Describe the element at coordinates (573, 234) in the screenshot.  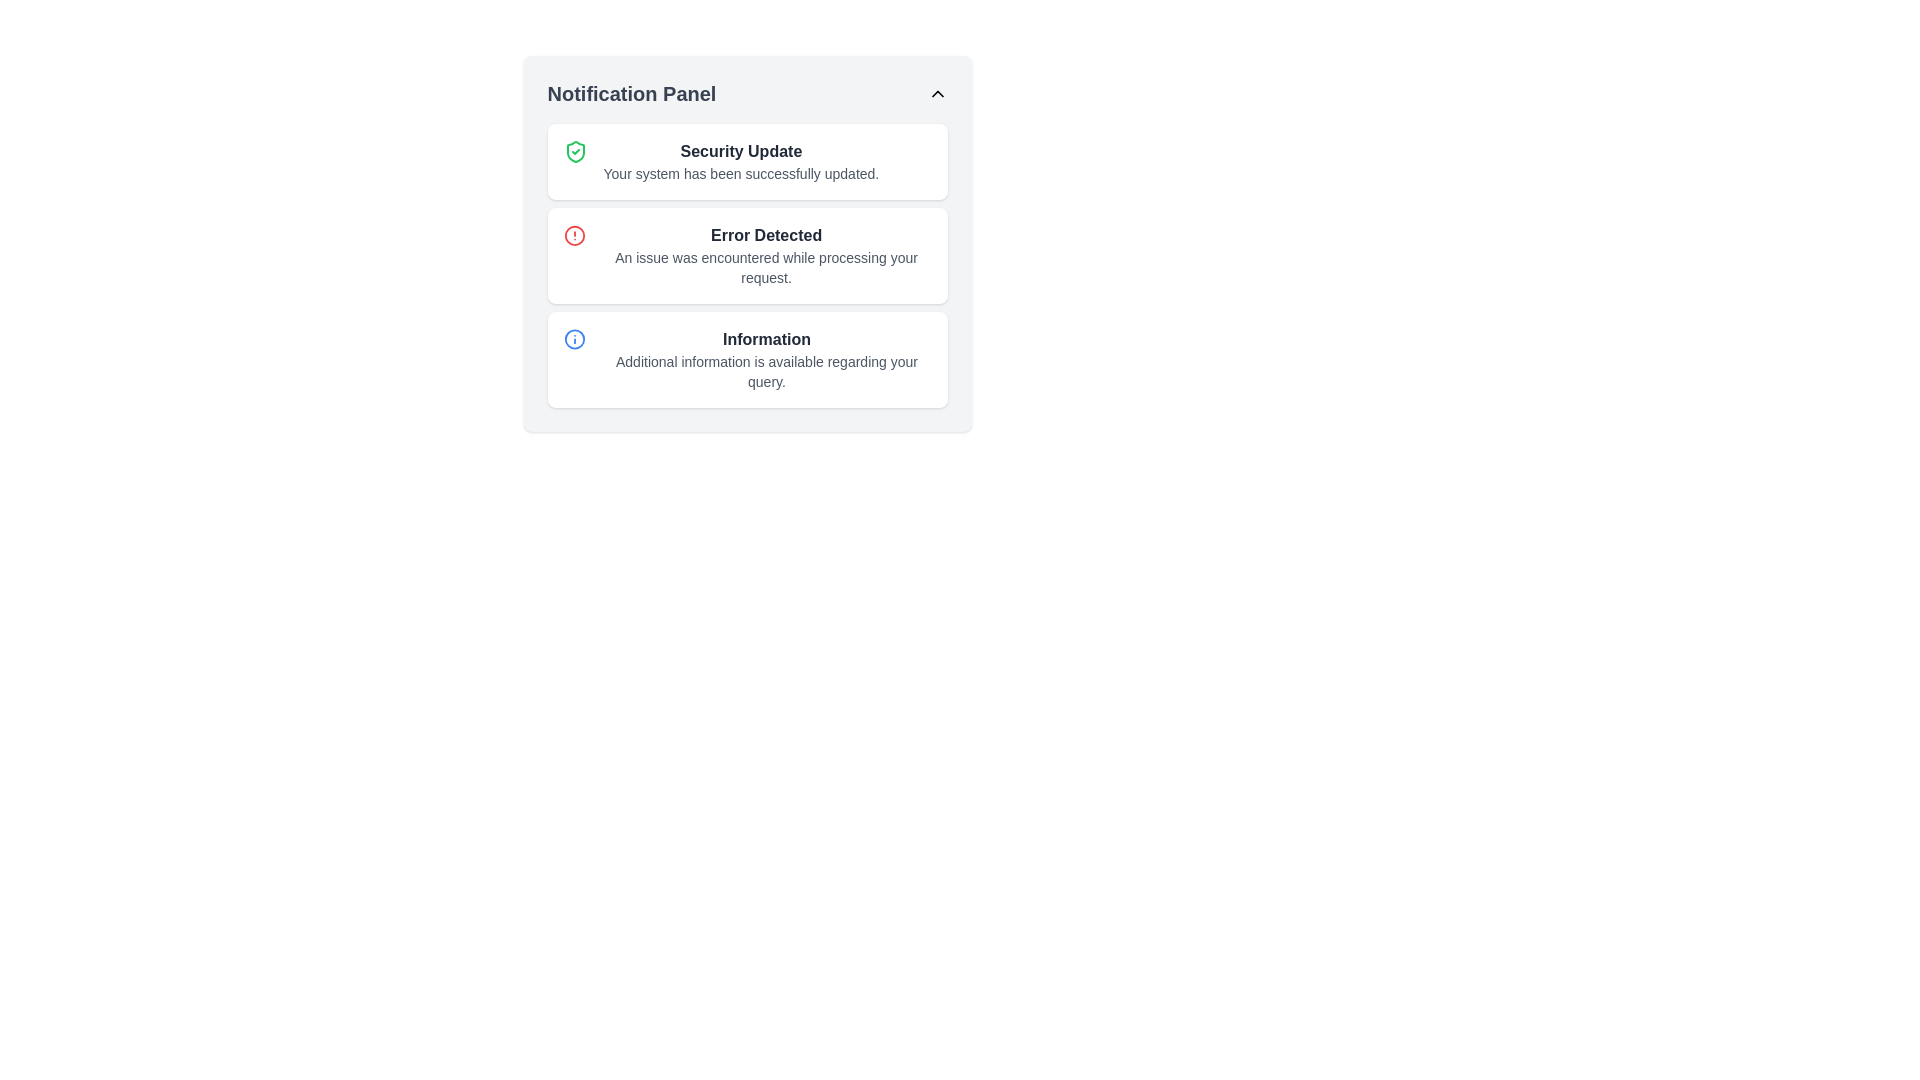
I see `the error alert icon located to the left of the 'Error Detected' text block in the notification panel` at that location.